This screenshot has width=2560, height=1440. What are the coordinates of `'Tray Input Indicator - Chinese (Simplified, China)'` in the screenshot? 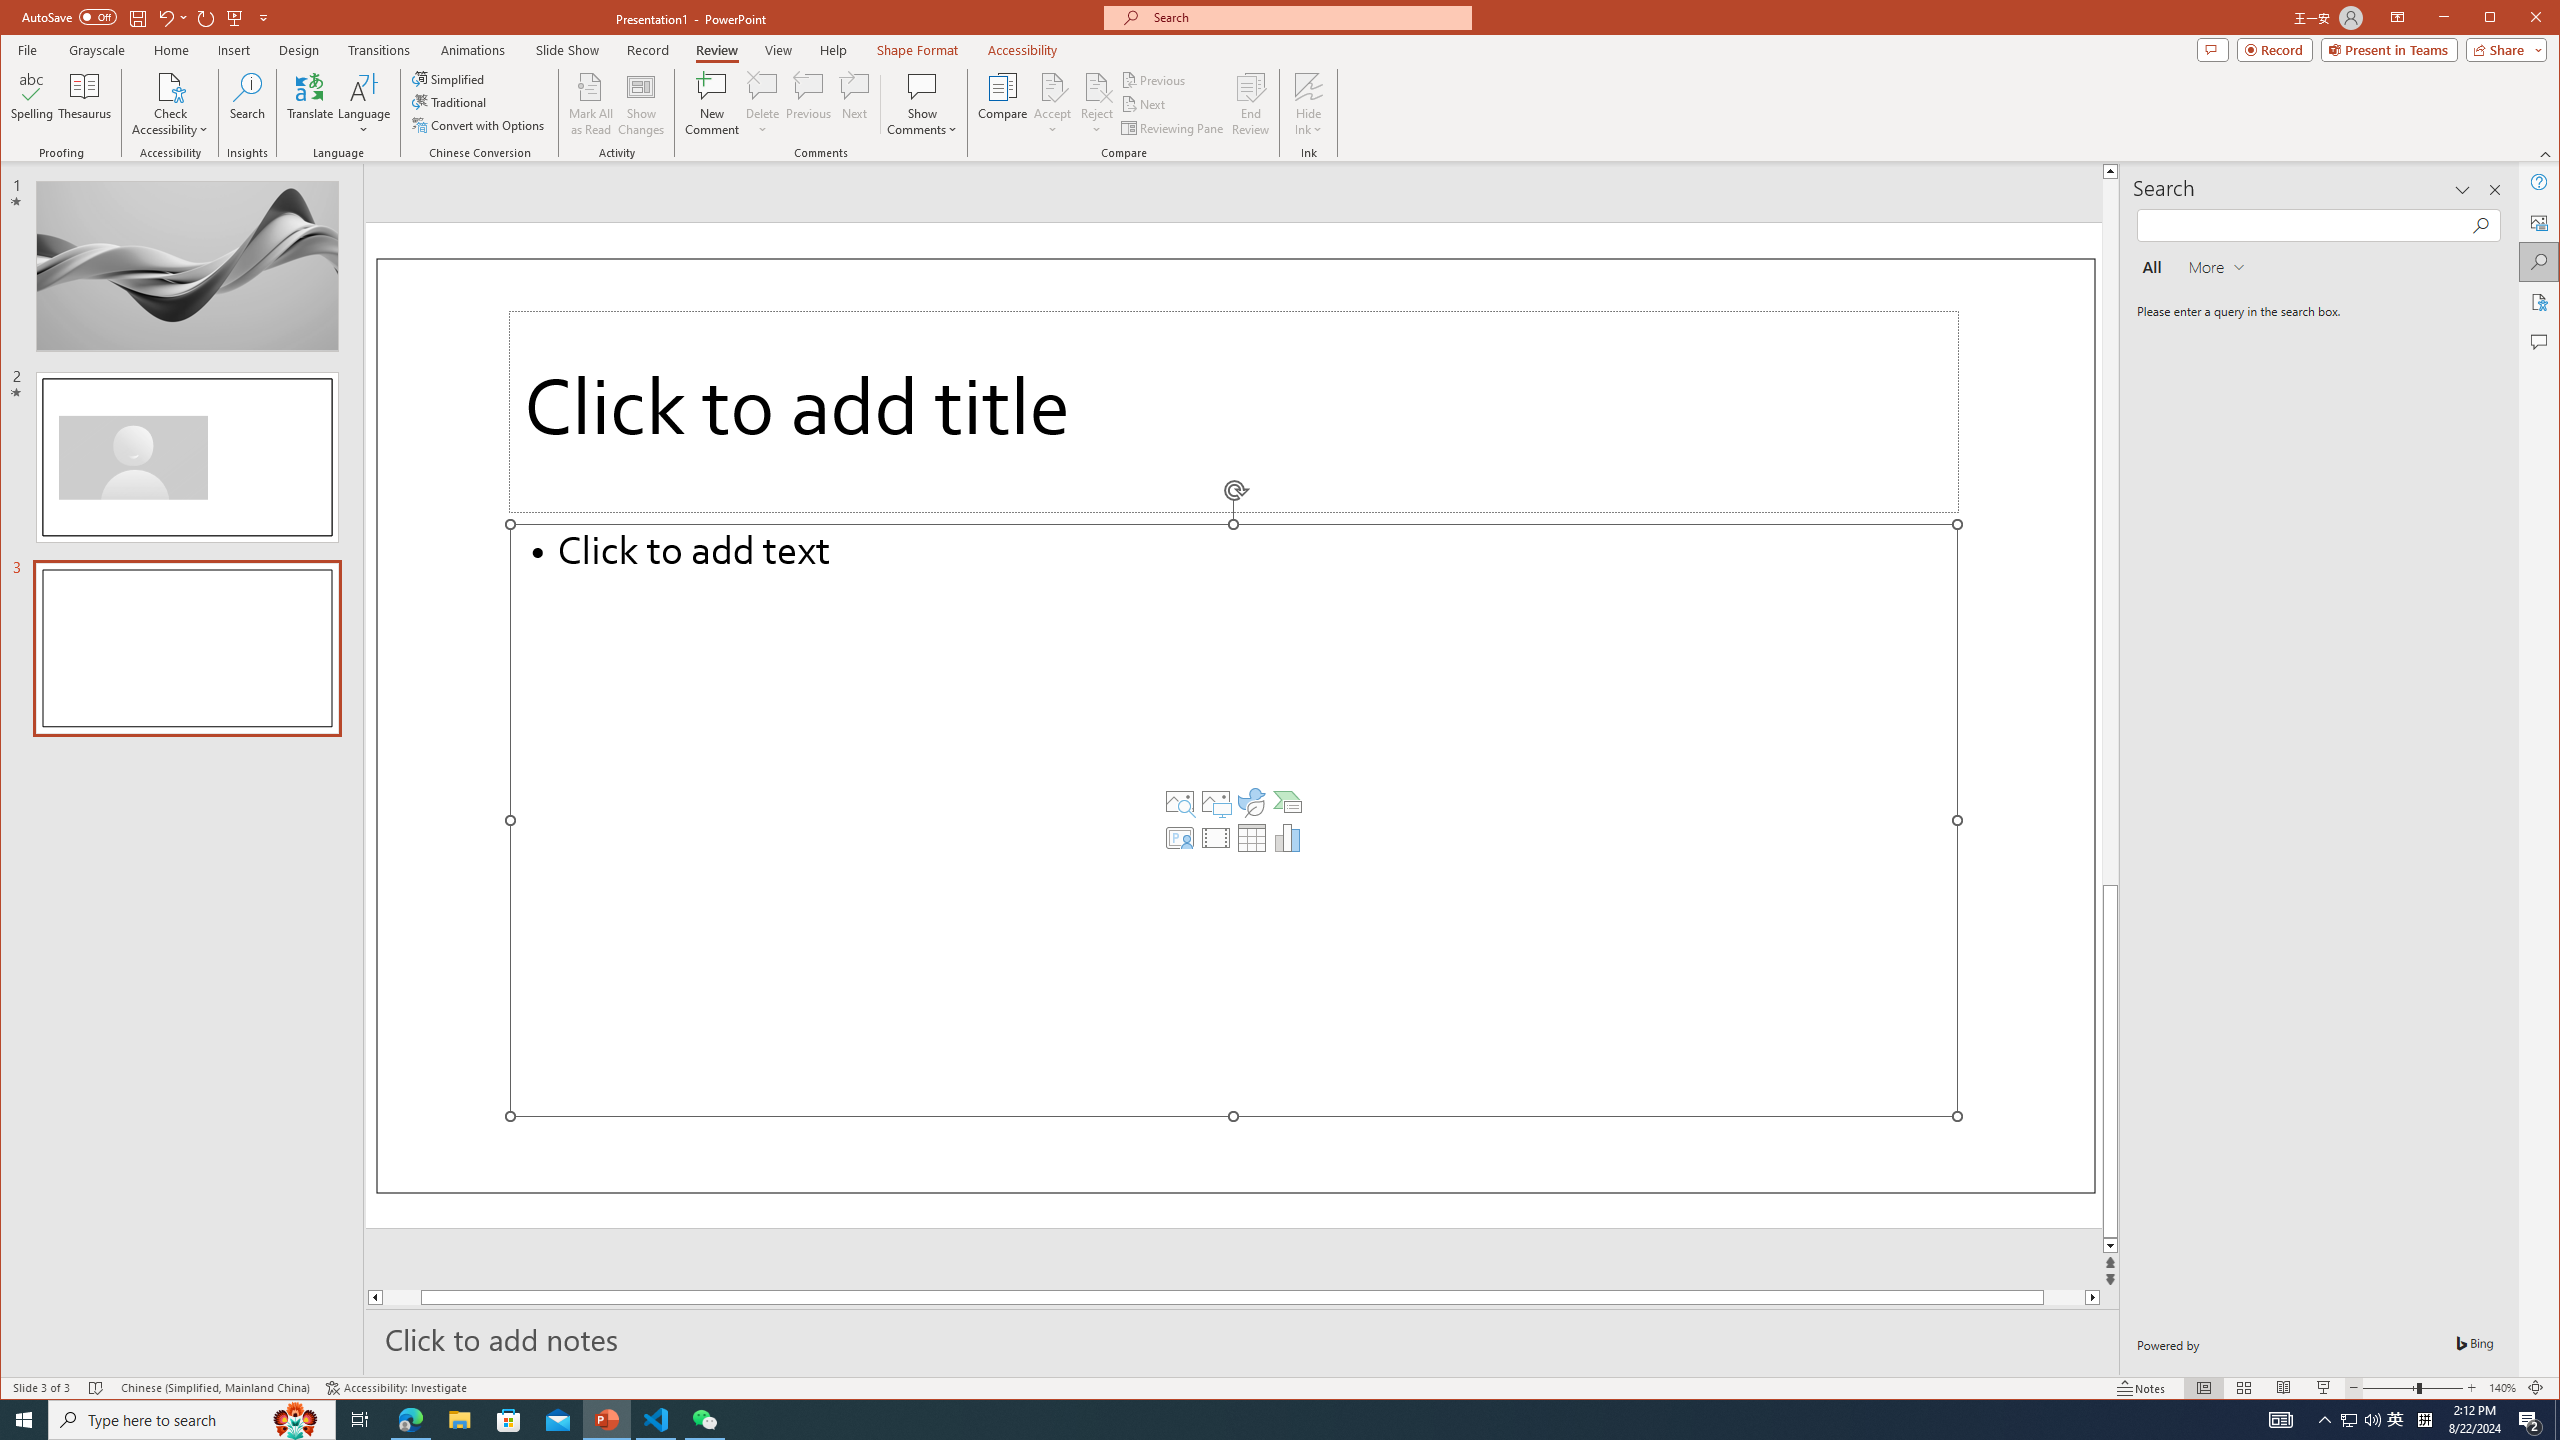 It's located at (2424, 1418).